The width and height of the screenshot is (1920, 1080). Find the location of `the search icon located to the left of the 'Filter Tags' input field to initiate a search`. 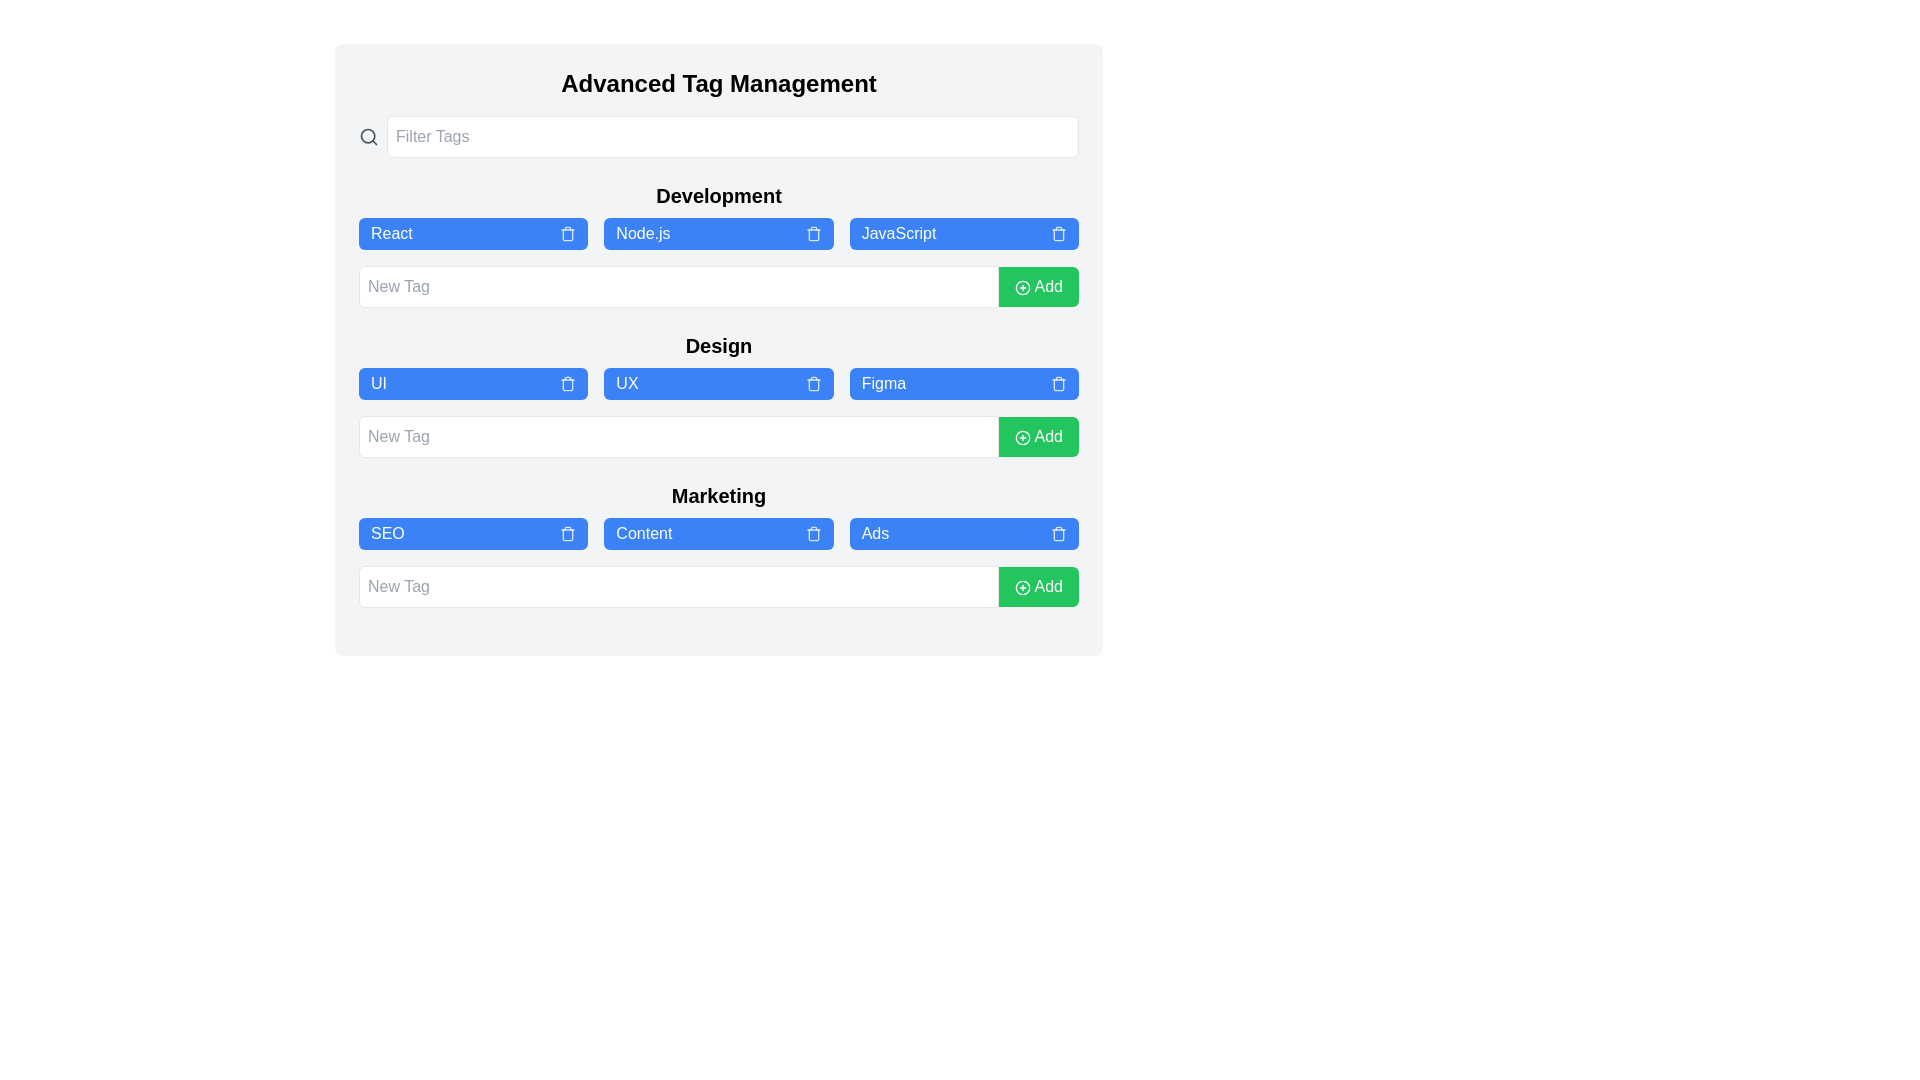

the search icon located to the left of the 'Filter Tags' input field to initiate a search is located at coordinates (369, 136).